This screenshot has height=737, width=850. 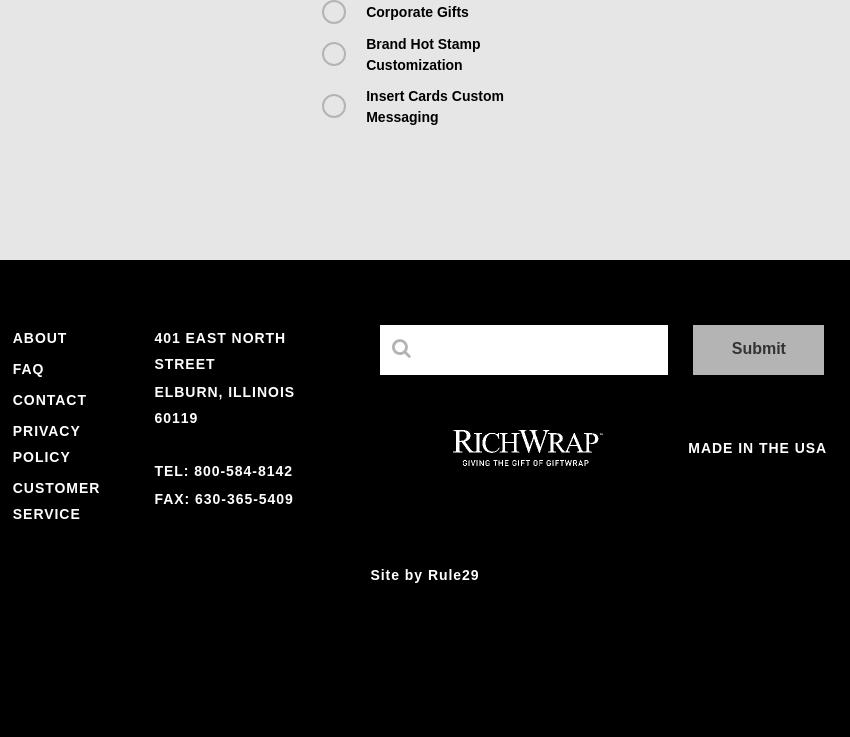 What do you see at coordinates (365, 11) in the screenshot?
I see `'Corporate Gifts'` at bounding box center [365, 11].